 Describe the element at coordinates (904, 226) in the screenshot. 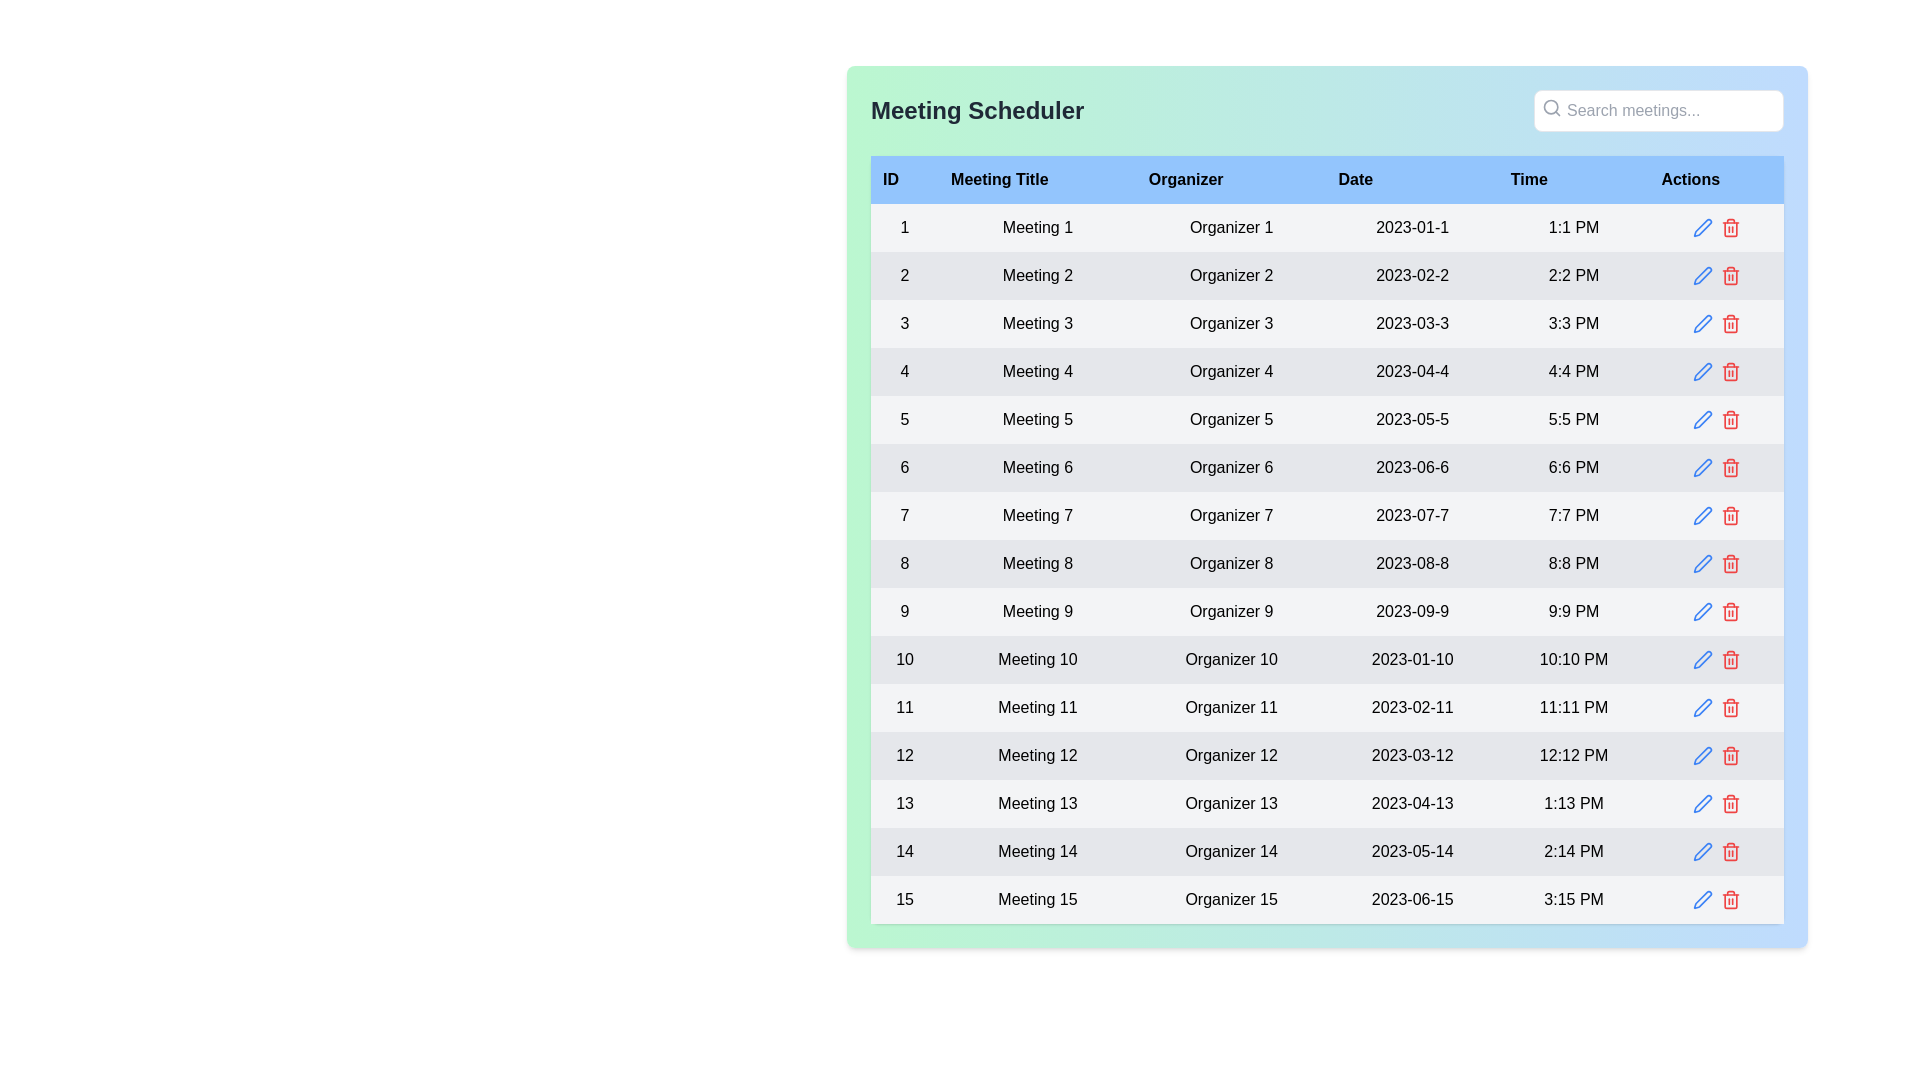

I see `the text content in the first column of the first row within the table labeled 'Meeting Scheduler'` at that location.